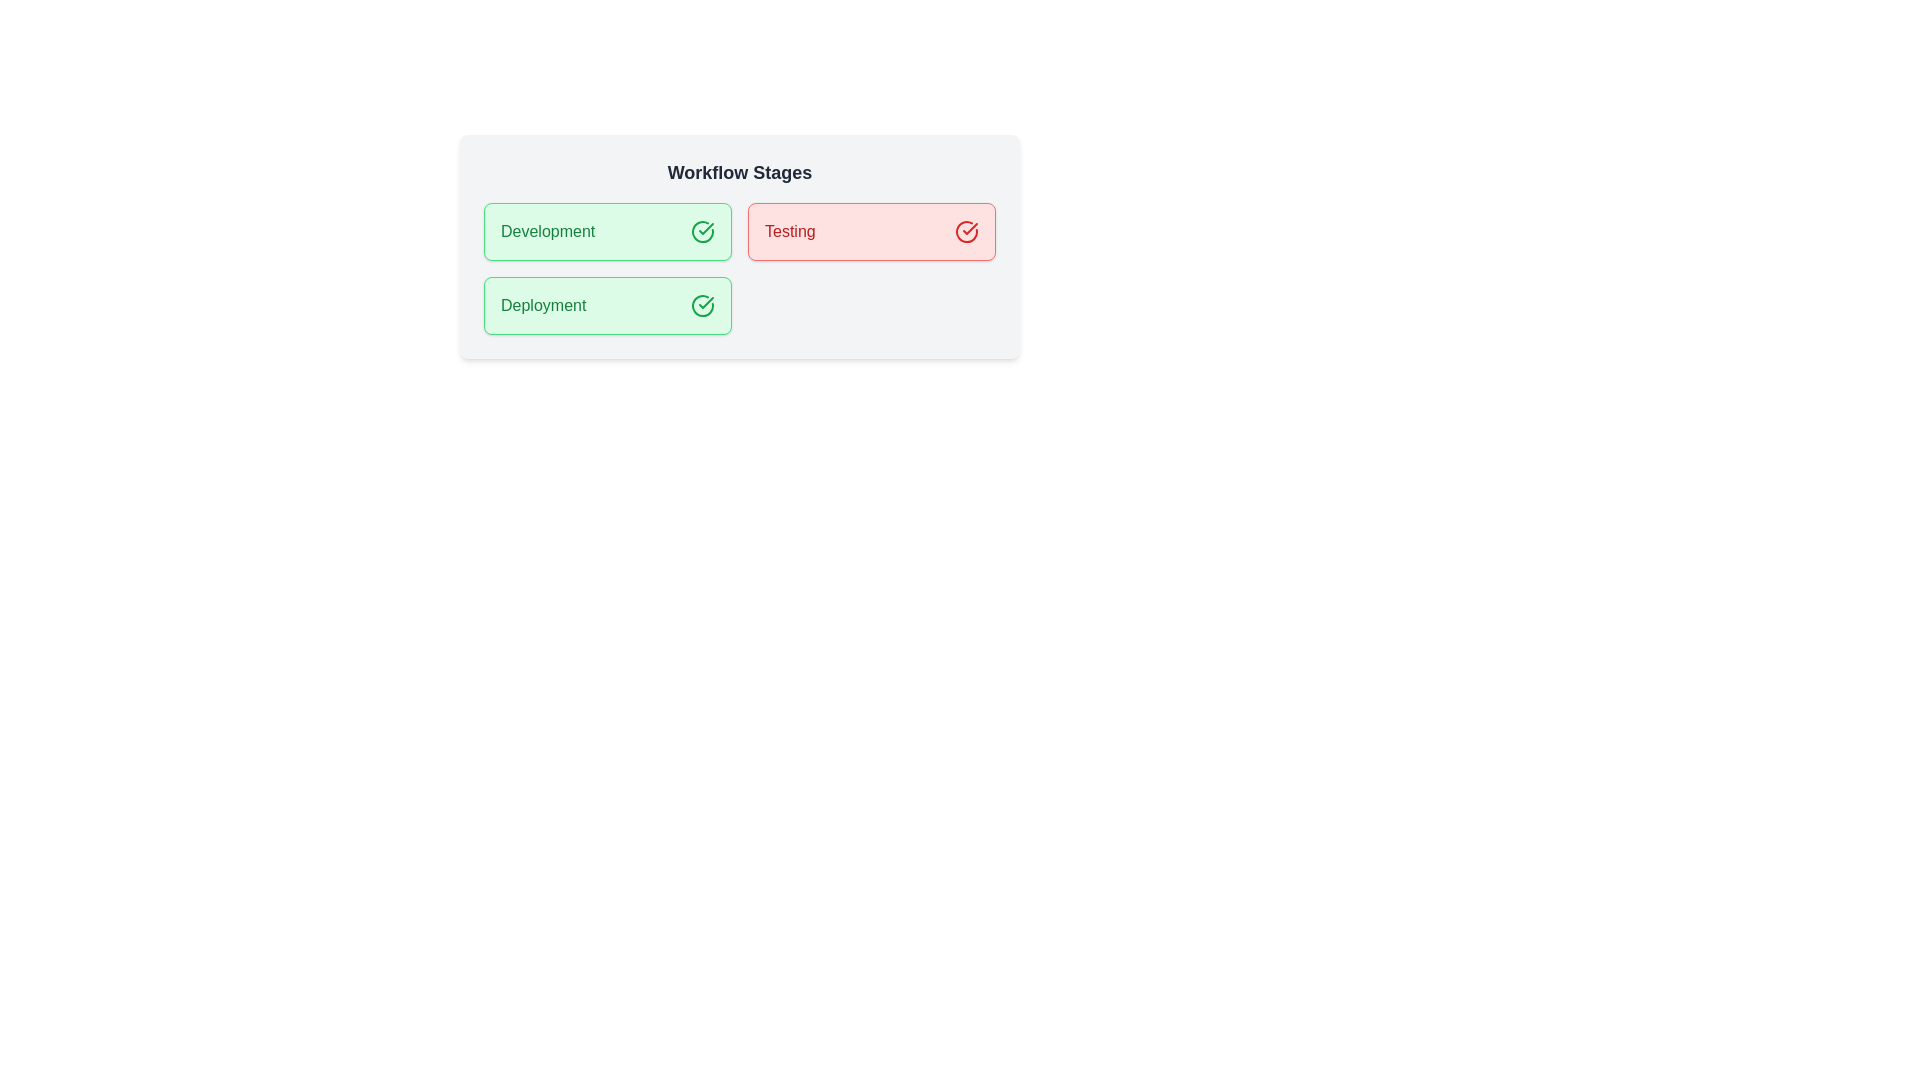 The width and height of the screenshot is (1920, 1080). Describe the element at coordinates (966, 230) in the screenshot. I see `the graphical element within the SVG icon that signifies the status associated with the 'Testing' label, located at the top right corner of the workflow stages component` at that location.